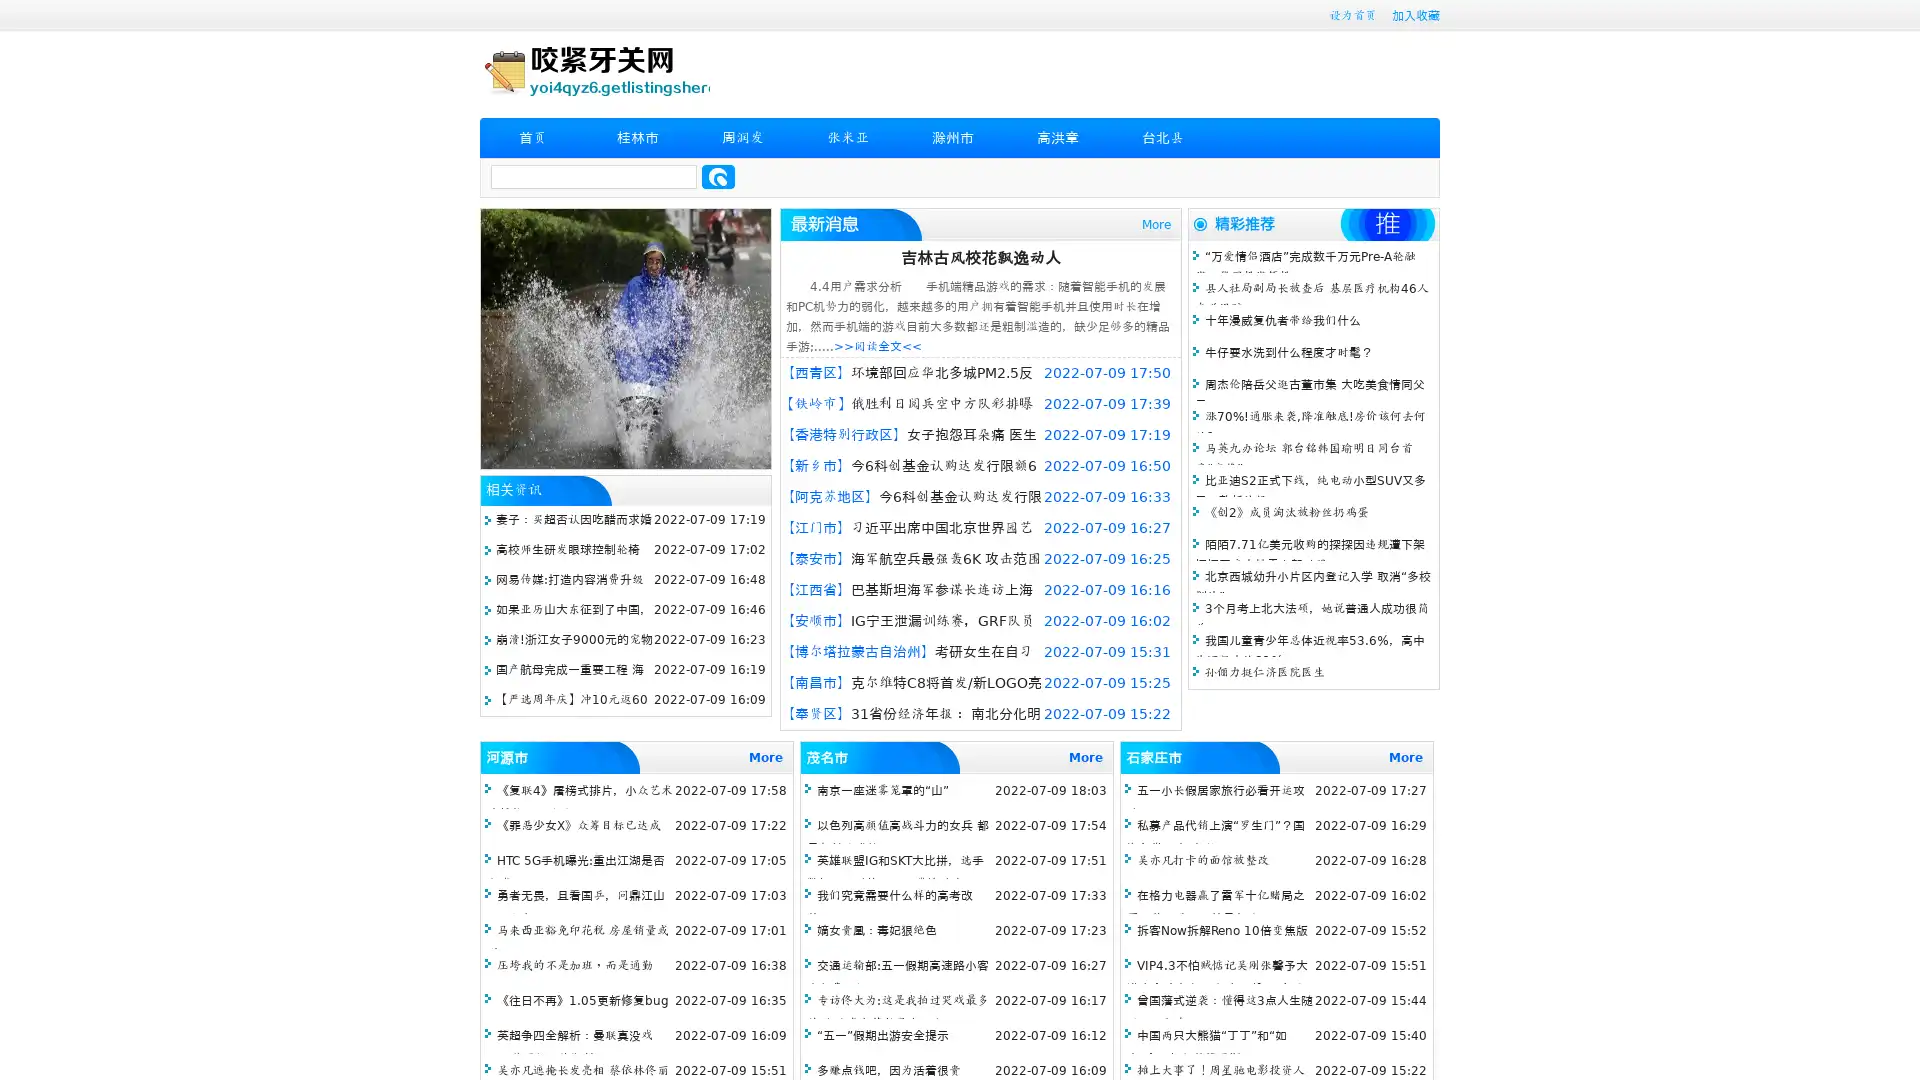  Describe the element at coordinates (718, 176) in the screenshot. I see `Search` at that location.